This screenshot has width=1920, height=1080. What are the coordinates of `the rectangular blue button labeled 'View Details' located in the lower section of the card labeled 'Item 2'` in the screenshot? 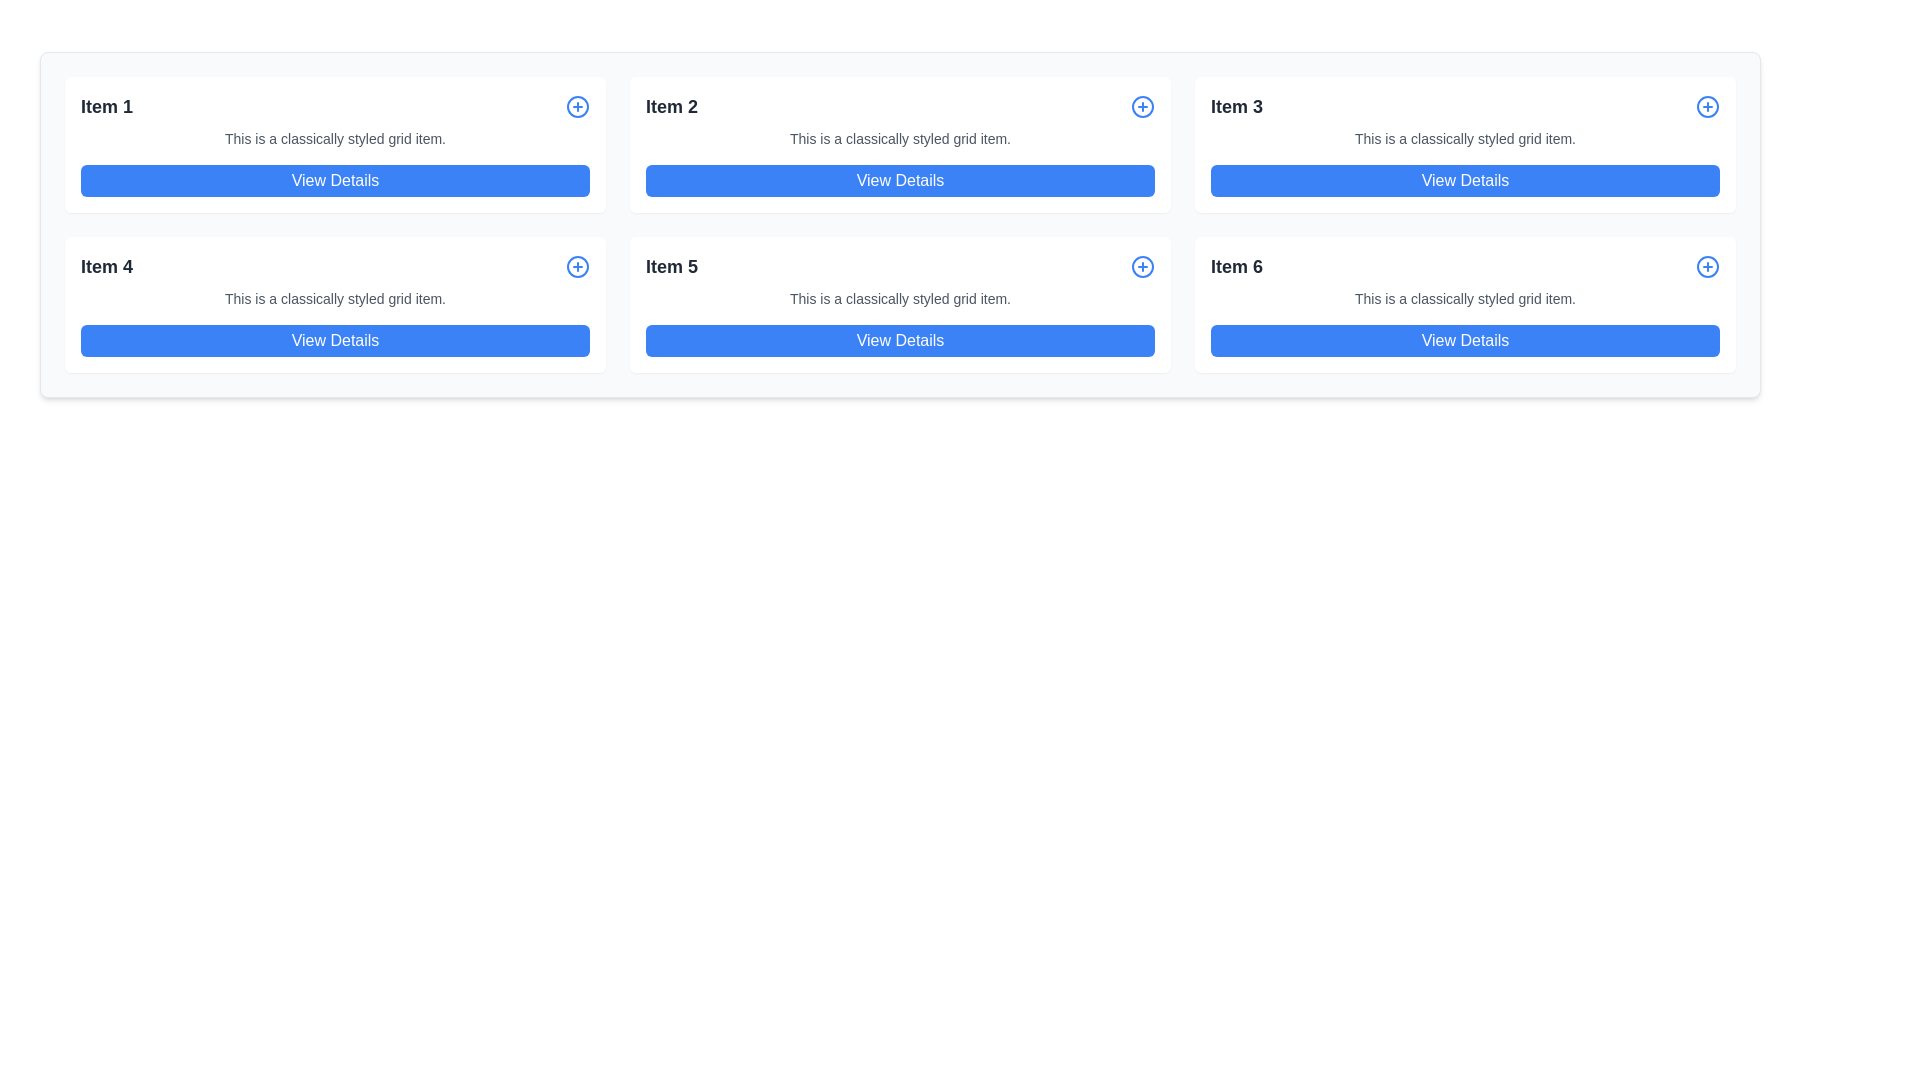 It's located at (899, 181).